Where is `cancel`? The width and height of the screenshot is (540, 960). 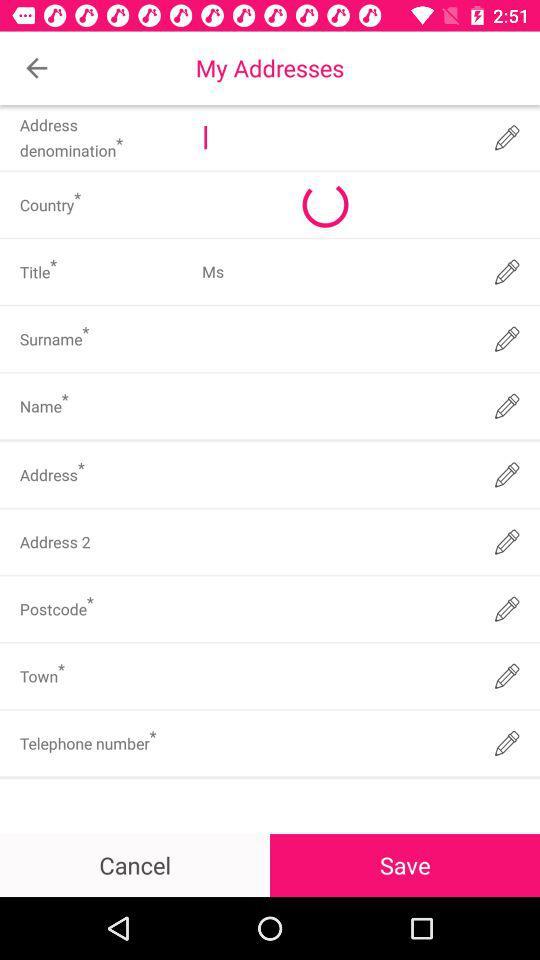 cancel is located at coordinates (135, 864).